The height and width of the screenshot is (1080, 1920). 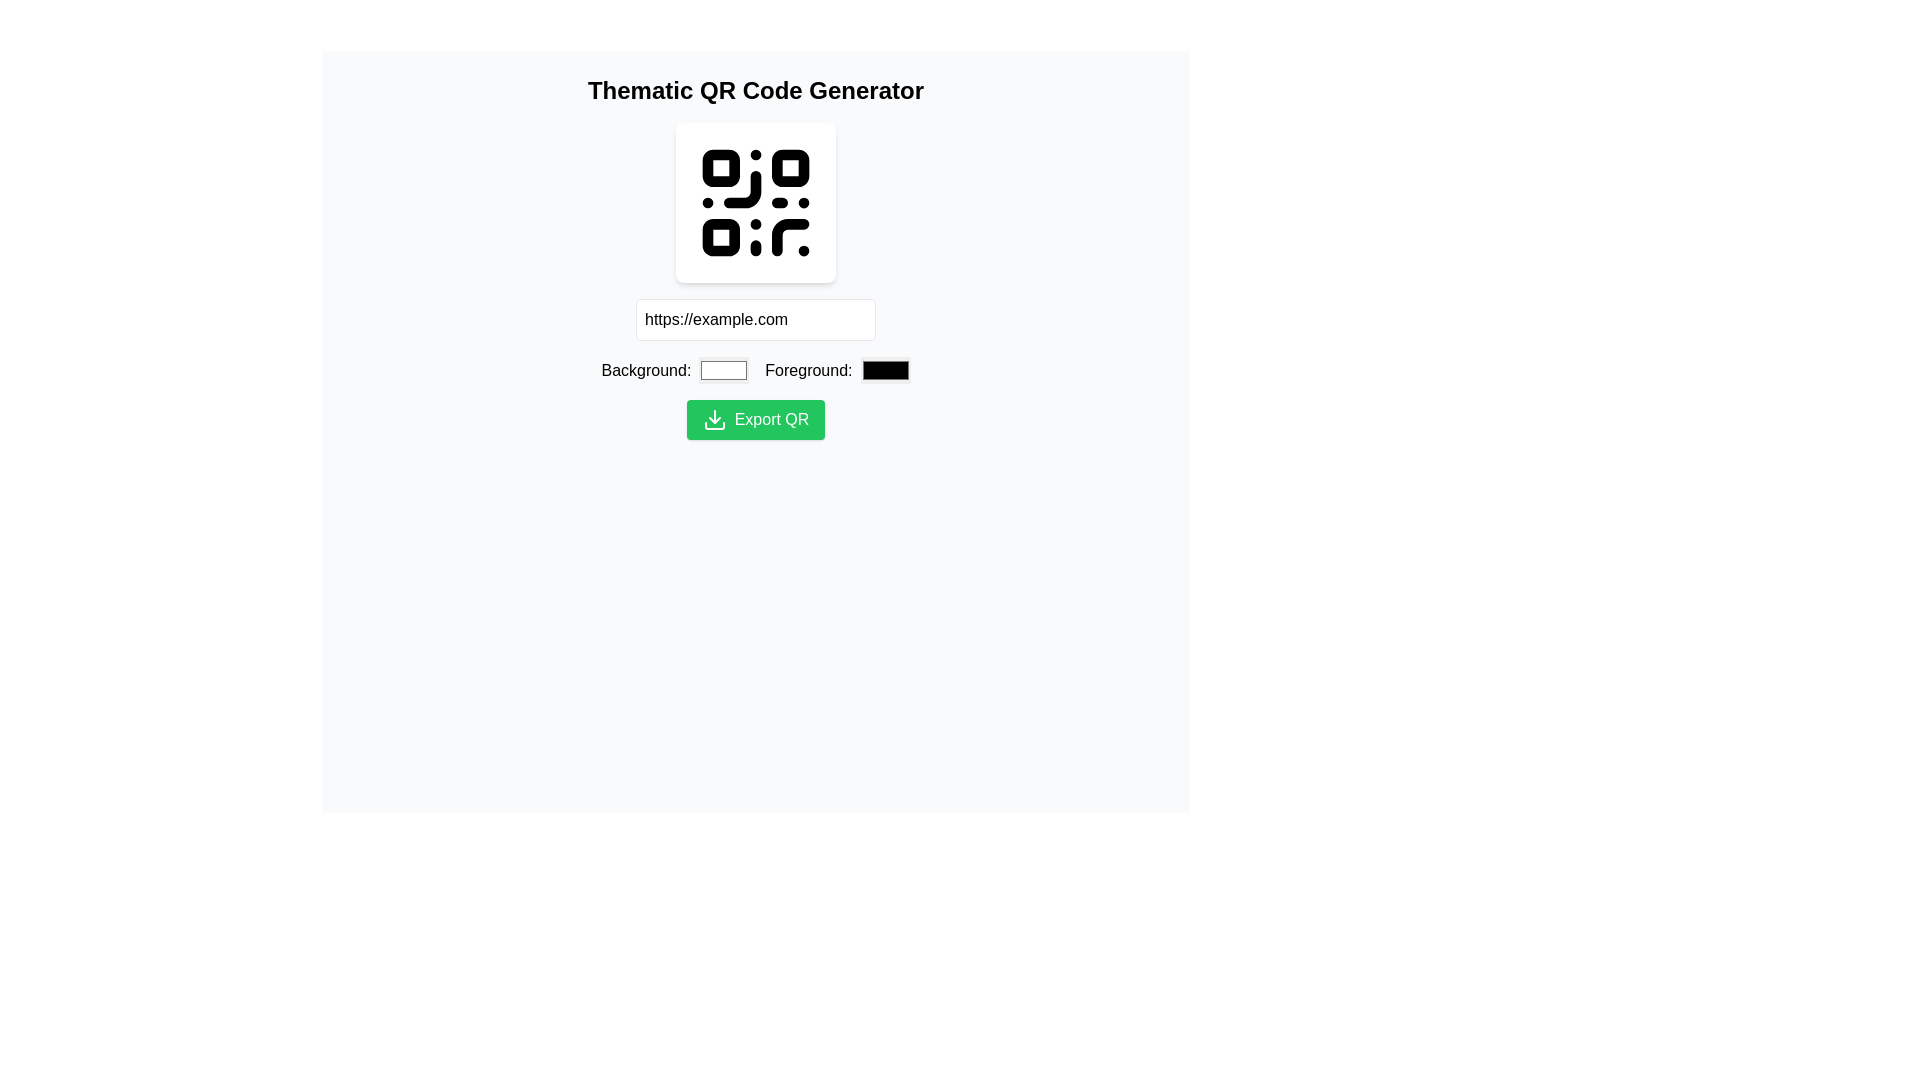 I want to click on the bottommost segment of the download icon, which is a horizontal rectangular bar located to the left of the 'Export QR' button, directly below the arrowhead, so click(x=714, y=424).